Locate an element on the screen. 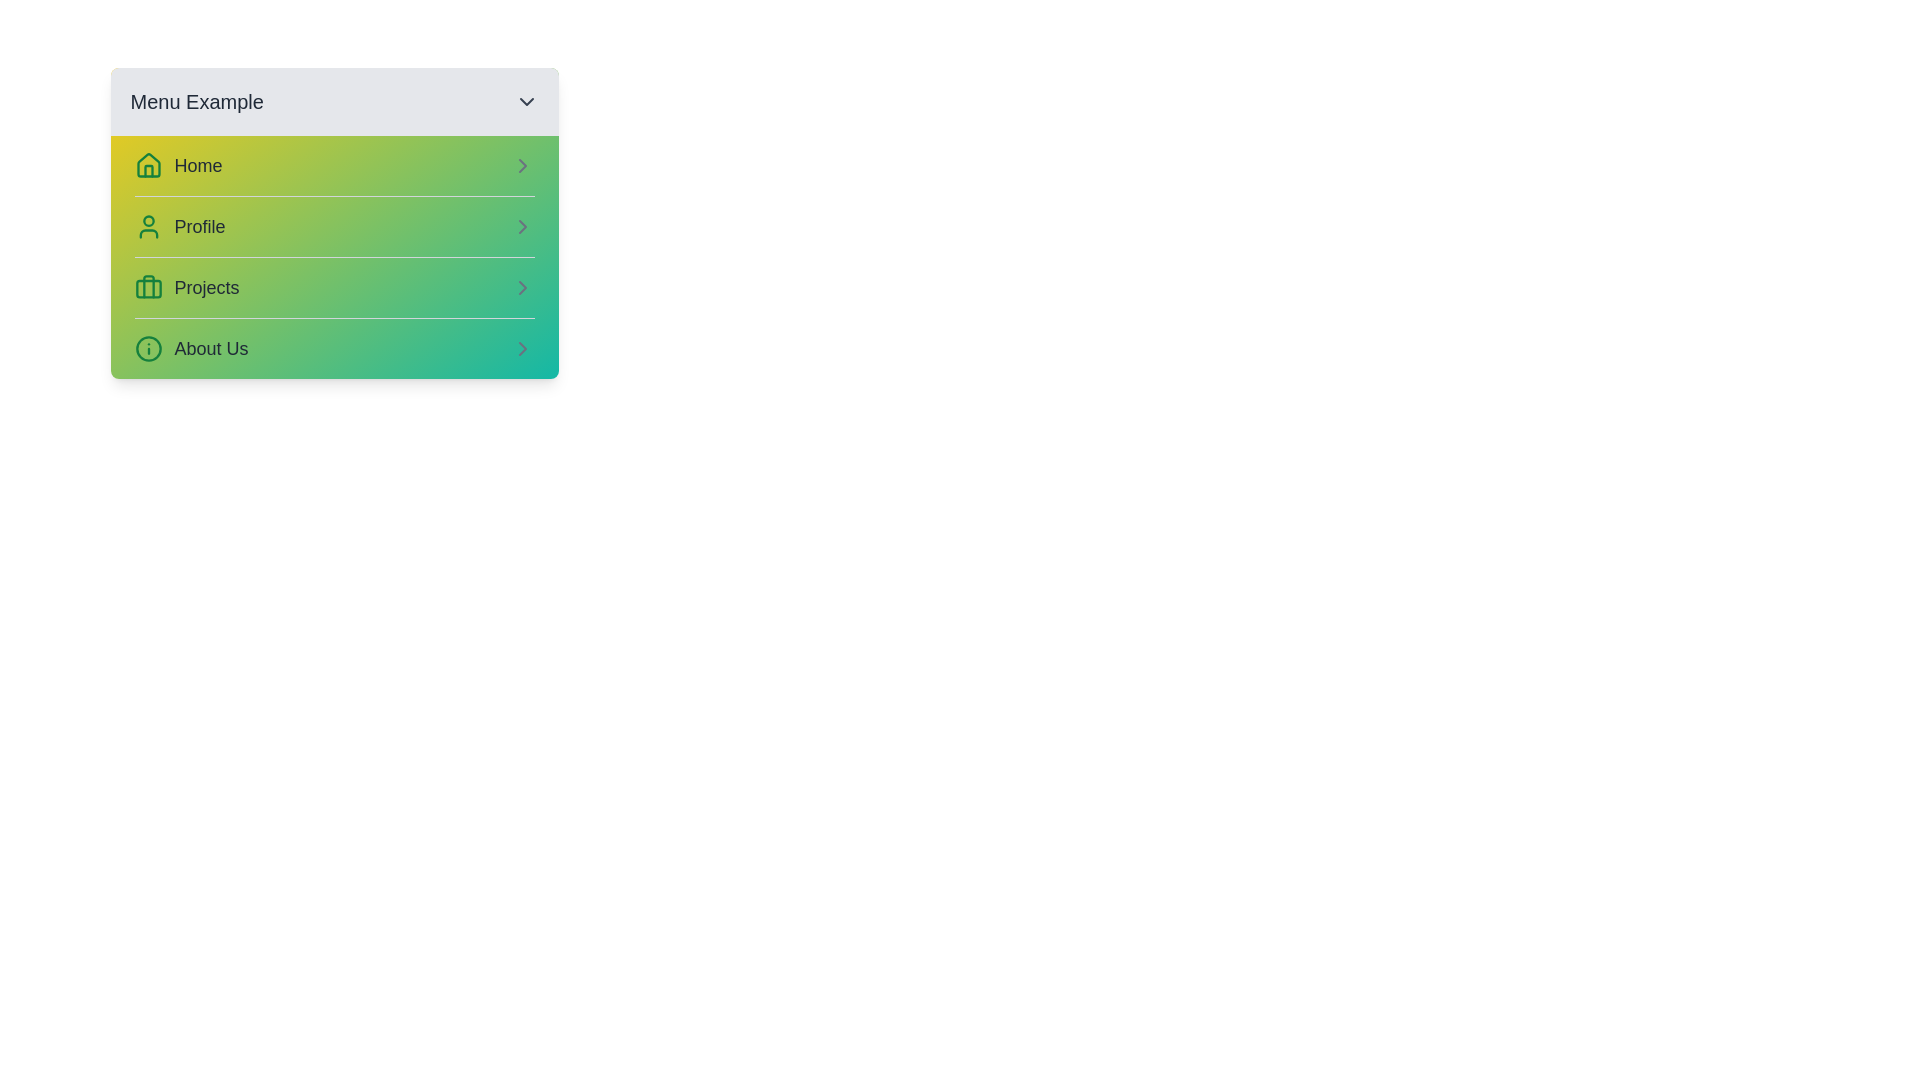 The height and width of the screenshot is (1080, 1920). the menu item Profile is located at coordinates (334, 225).